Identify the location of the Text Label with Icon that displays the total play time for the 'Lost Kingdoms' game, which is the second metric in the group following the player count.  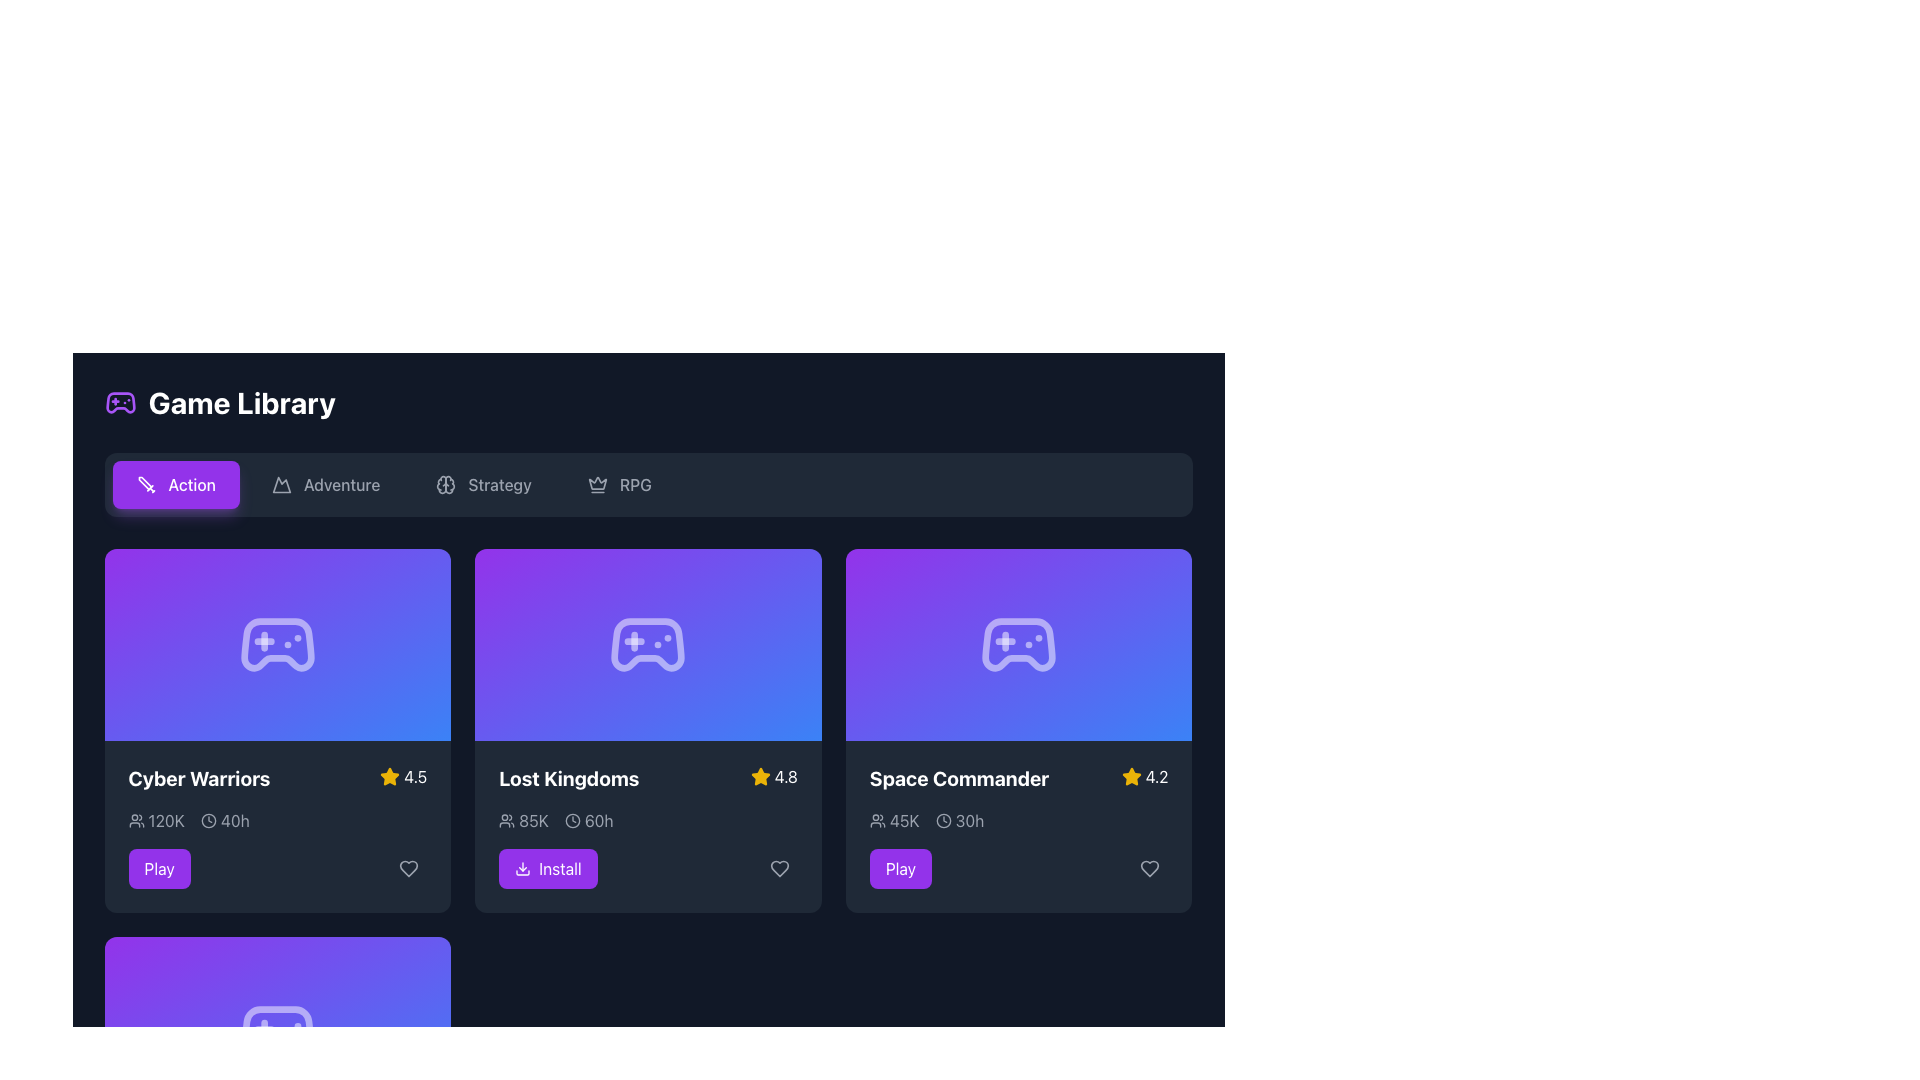
(588, 821).